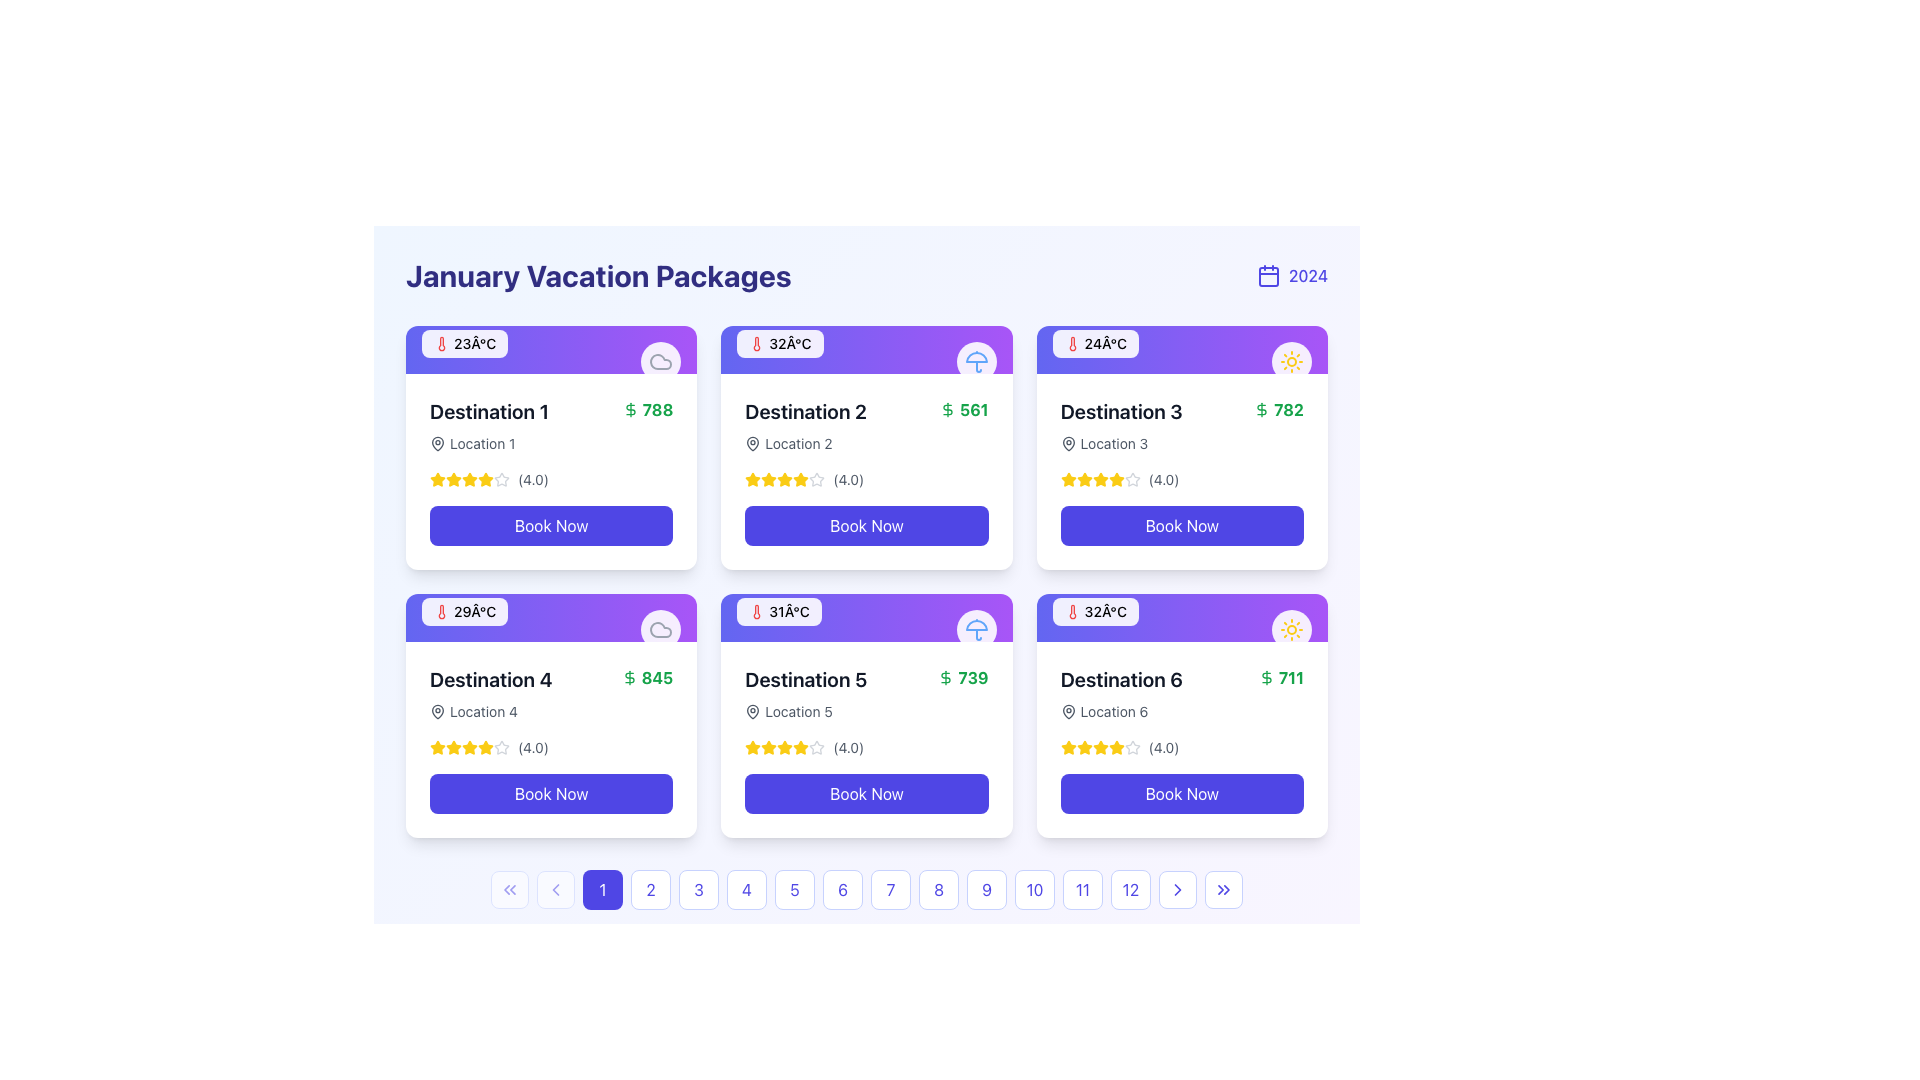 The width and height of the screenshot is (1920, 1080). Describe the element at coordinates (1121, 442) in the screenshot. I see `text label displaying 'Location 3', which is styled with a gray color and located within the Destination 3 card, positioned below the card header 'Destination 3'` at that location.